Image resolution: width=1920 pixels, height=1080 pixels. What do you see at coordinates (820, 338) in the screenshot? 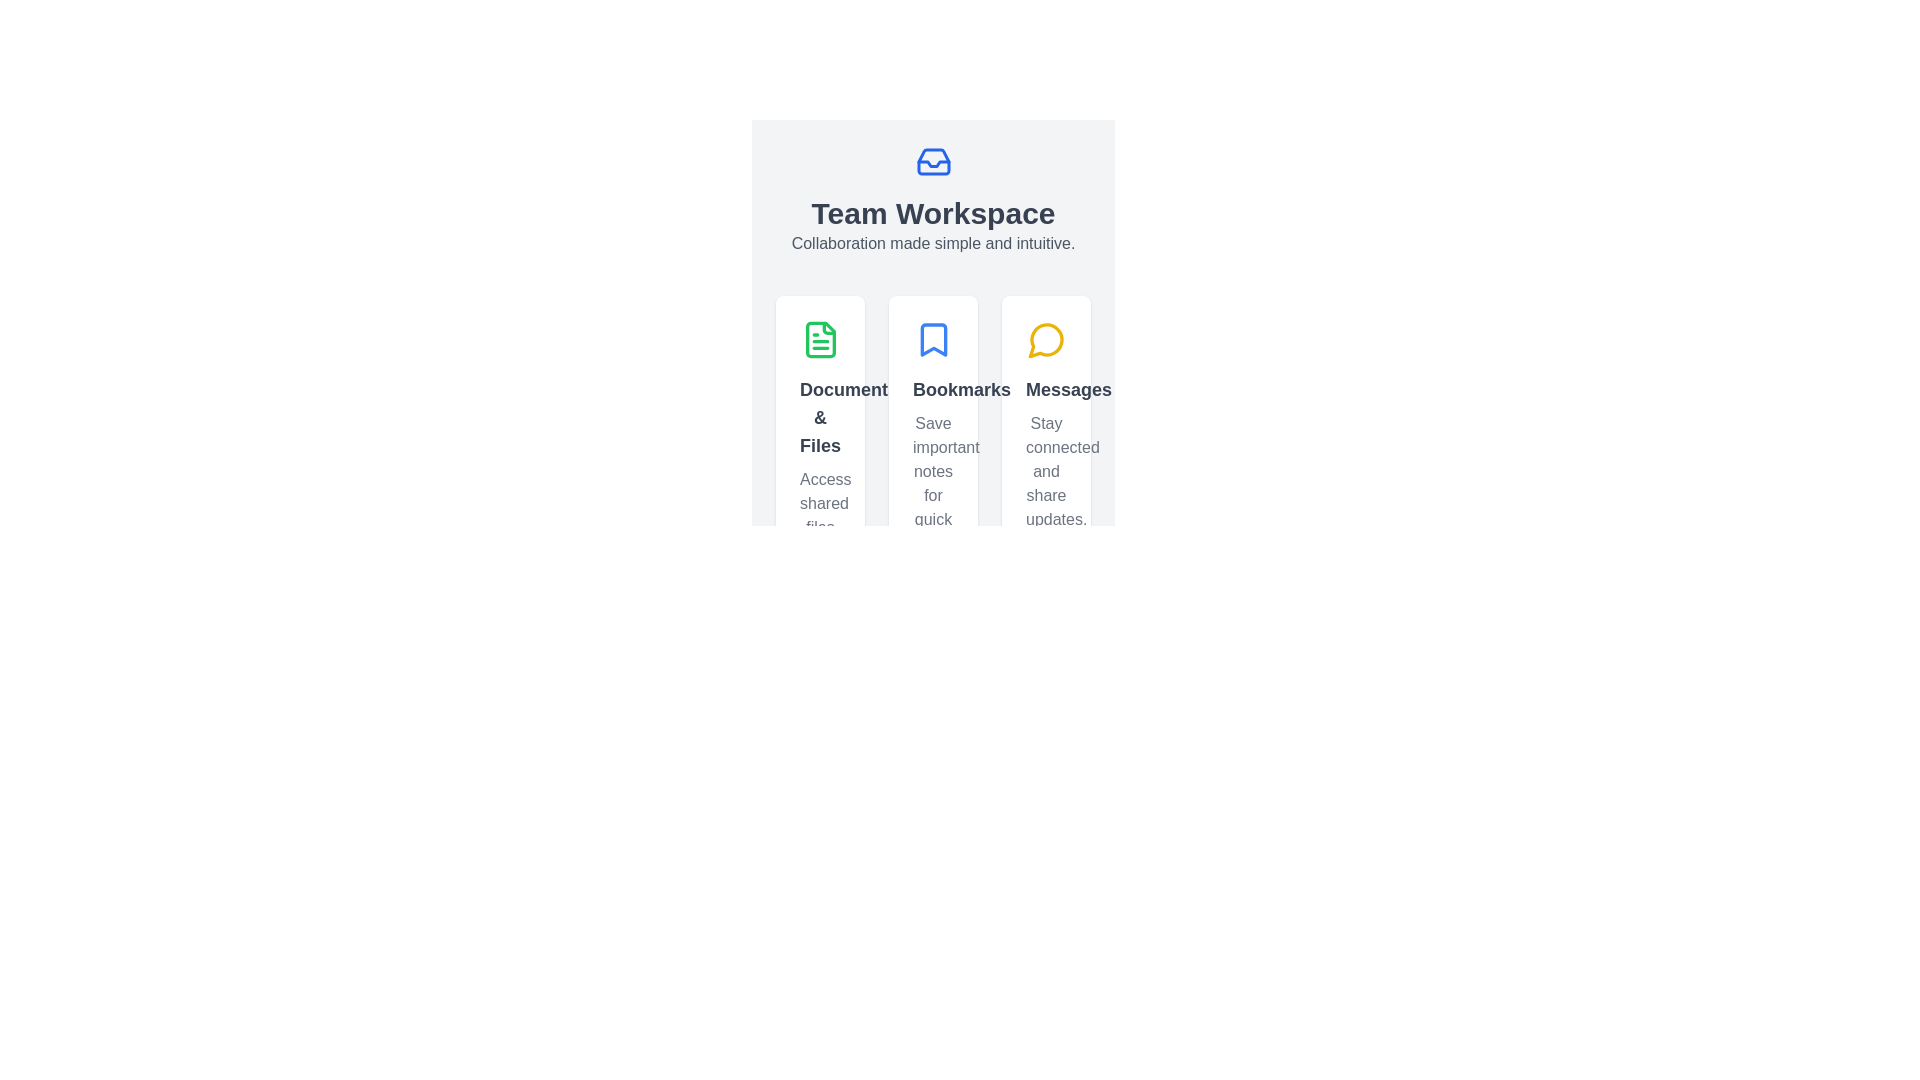
I see `the 'Document & Files' icon, which is the first icon in the top center area of the user interface` at bounding box center [820, 338].